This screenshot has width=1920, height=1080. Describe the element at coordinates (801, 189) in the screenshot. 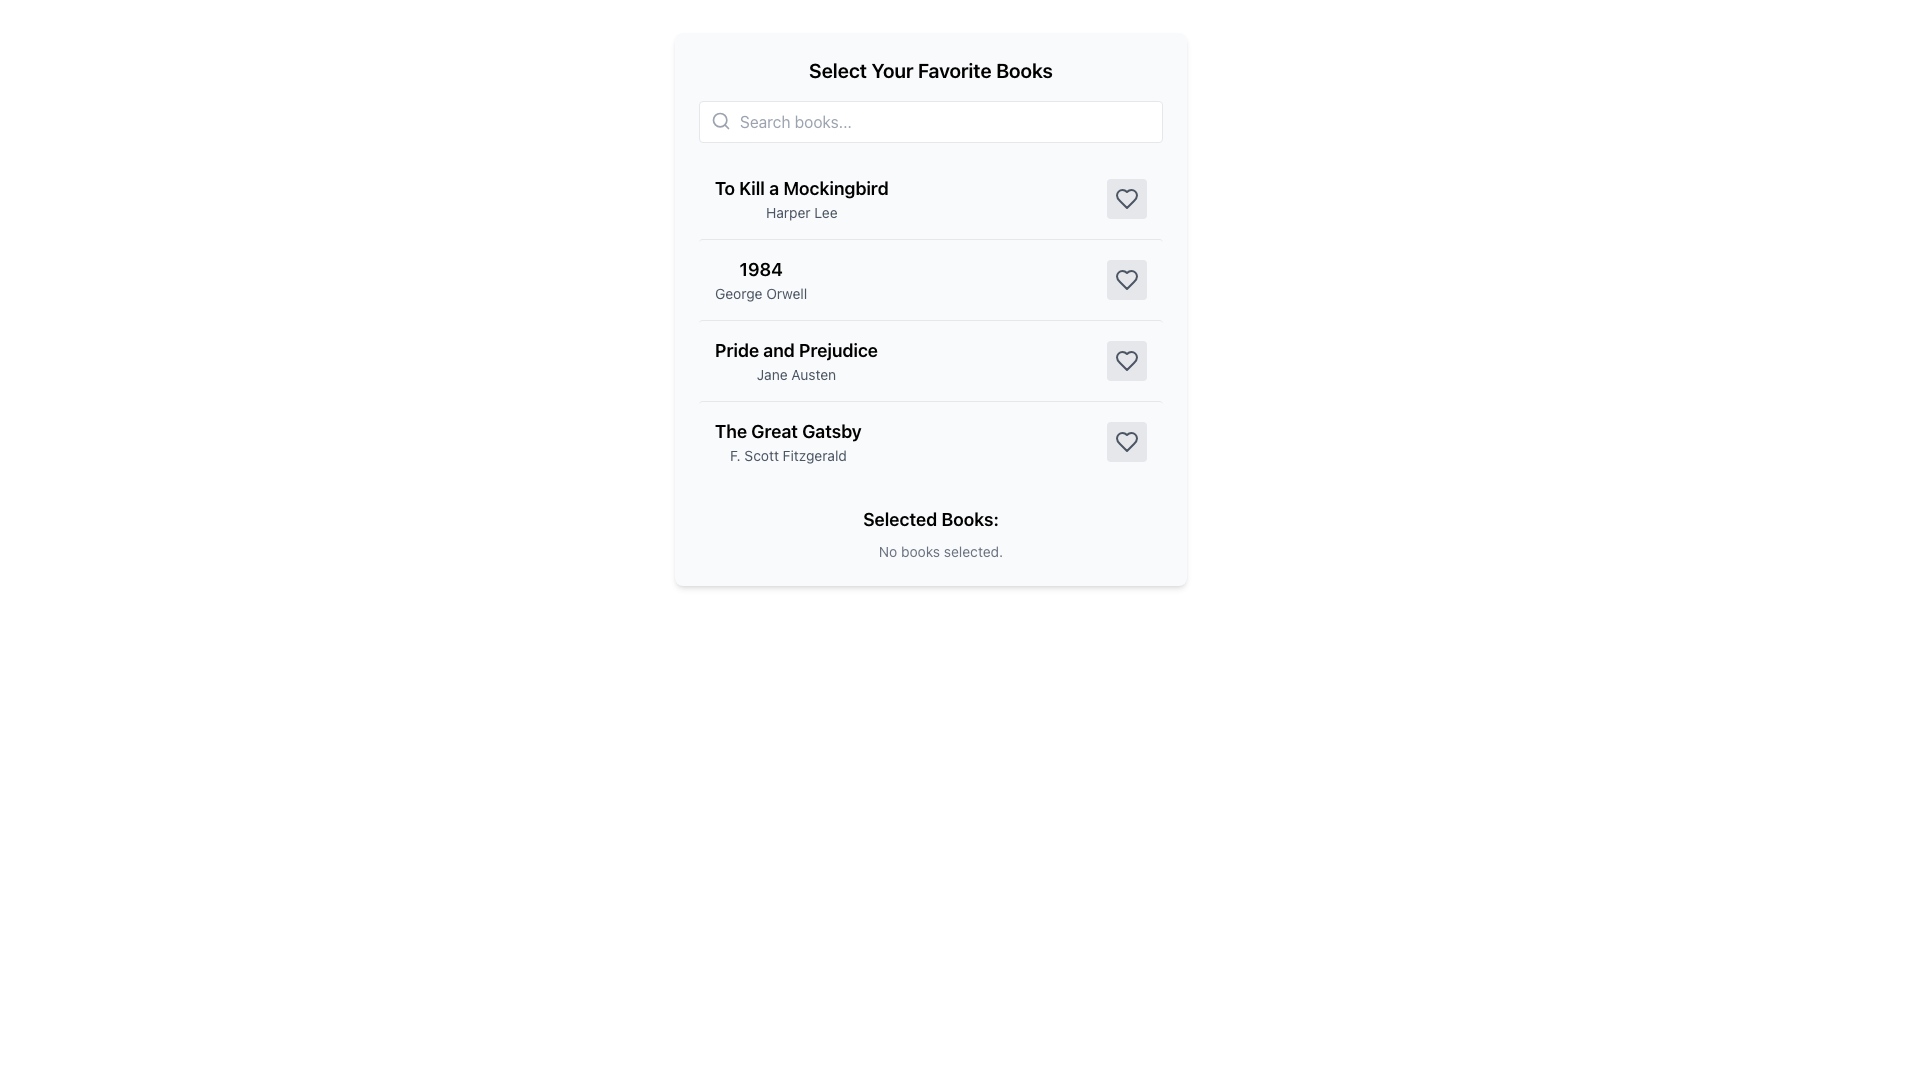

I see `the text label displaying the title of the book, located at the first position in the list, to read it for identification purposes` at that location.